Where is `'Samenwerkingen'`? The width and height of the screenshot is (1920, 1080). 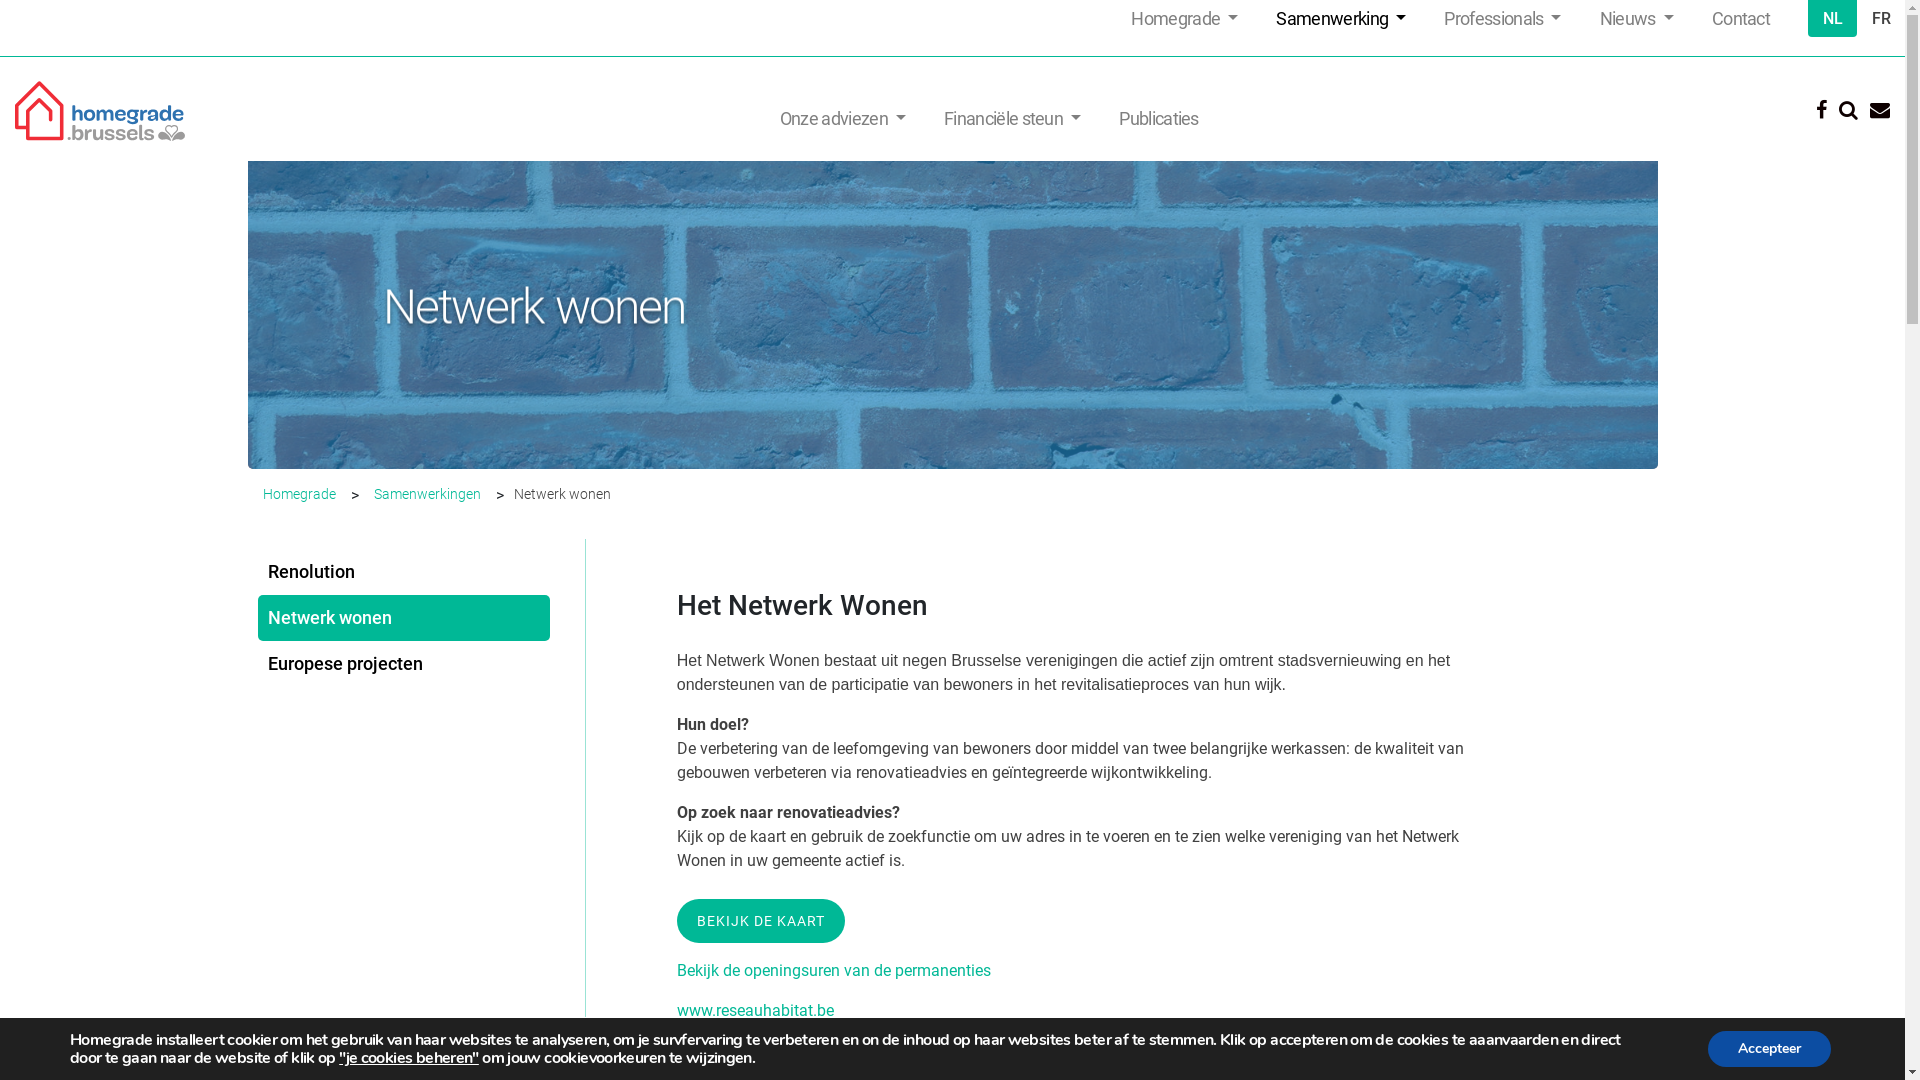 'Samenwerkingen' is located at coordinates (426, 493).